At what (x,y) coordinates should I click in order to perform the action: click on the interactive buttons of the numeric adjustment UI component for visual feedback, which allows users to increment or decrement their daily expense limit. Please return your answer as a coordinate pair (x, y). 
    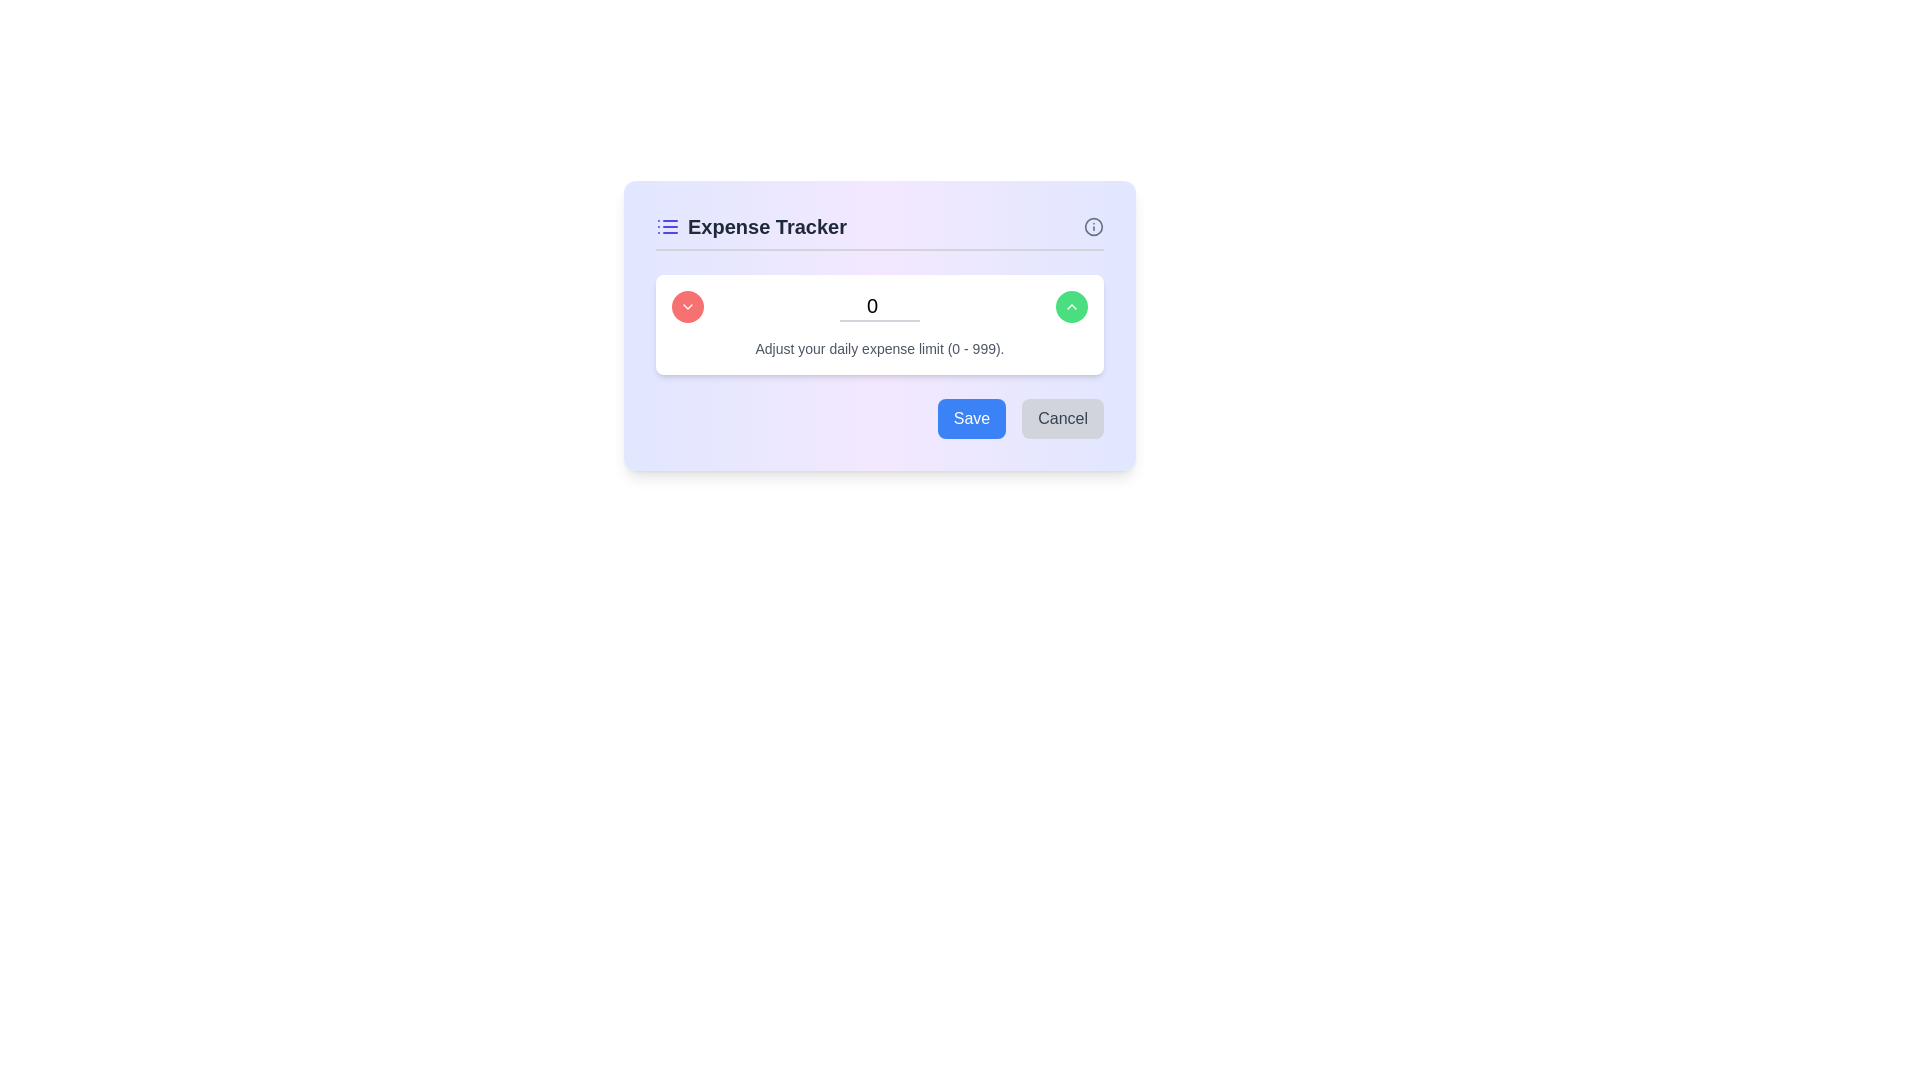
    Looking at the image, I should click on (879, 323).